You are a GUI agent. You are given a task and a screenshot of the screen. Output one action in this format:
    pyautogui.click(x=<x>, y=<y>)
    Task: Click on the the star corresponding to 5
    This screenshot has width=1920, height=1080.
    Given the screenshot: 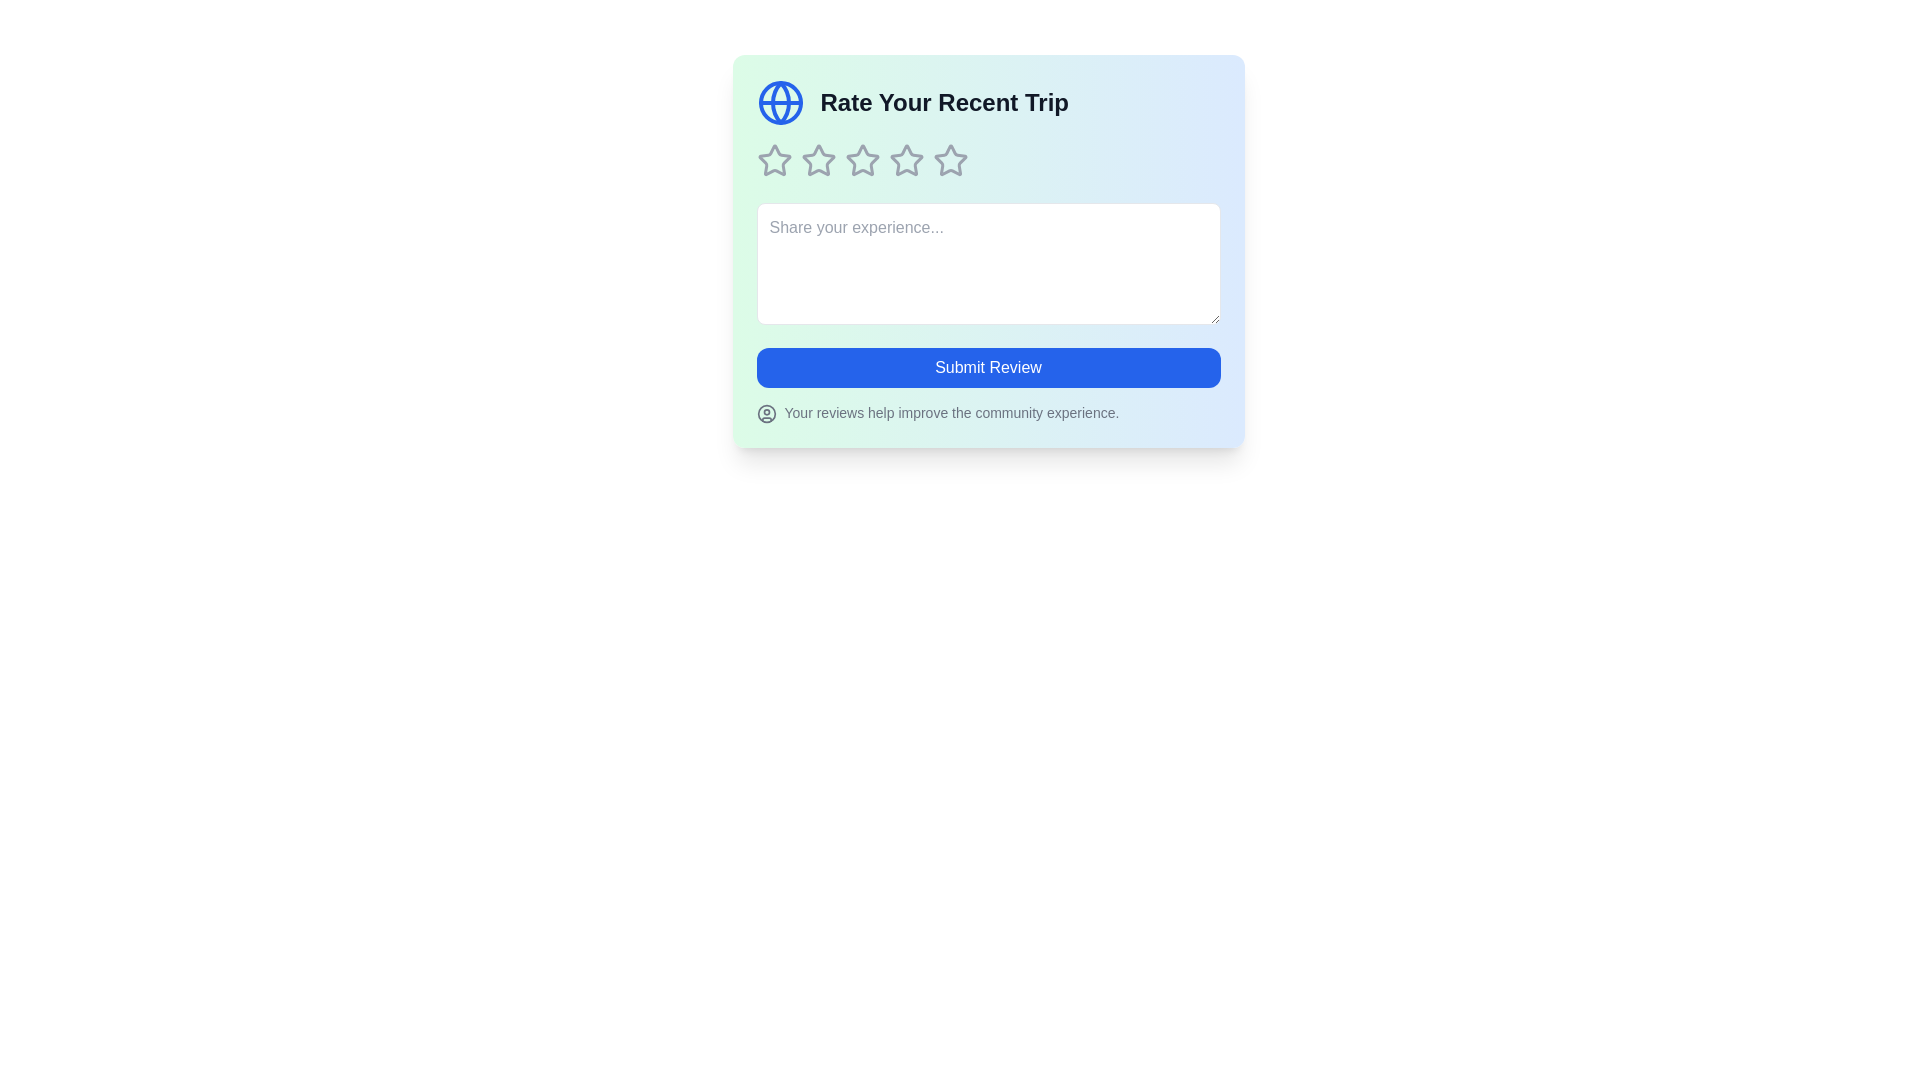 What is the action you would take?
    pyautogui.click(x=949, y=160)
    